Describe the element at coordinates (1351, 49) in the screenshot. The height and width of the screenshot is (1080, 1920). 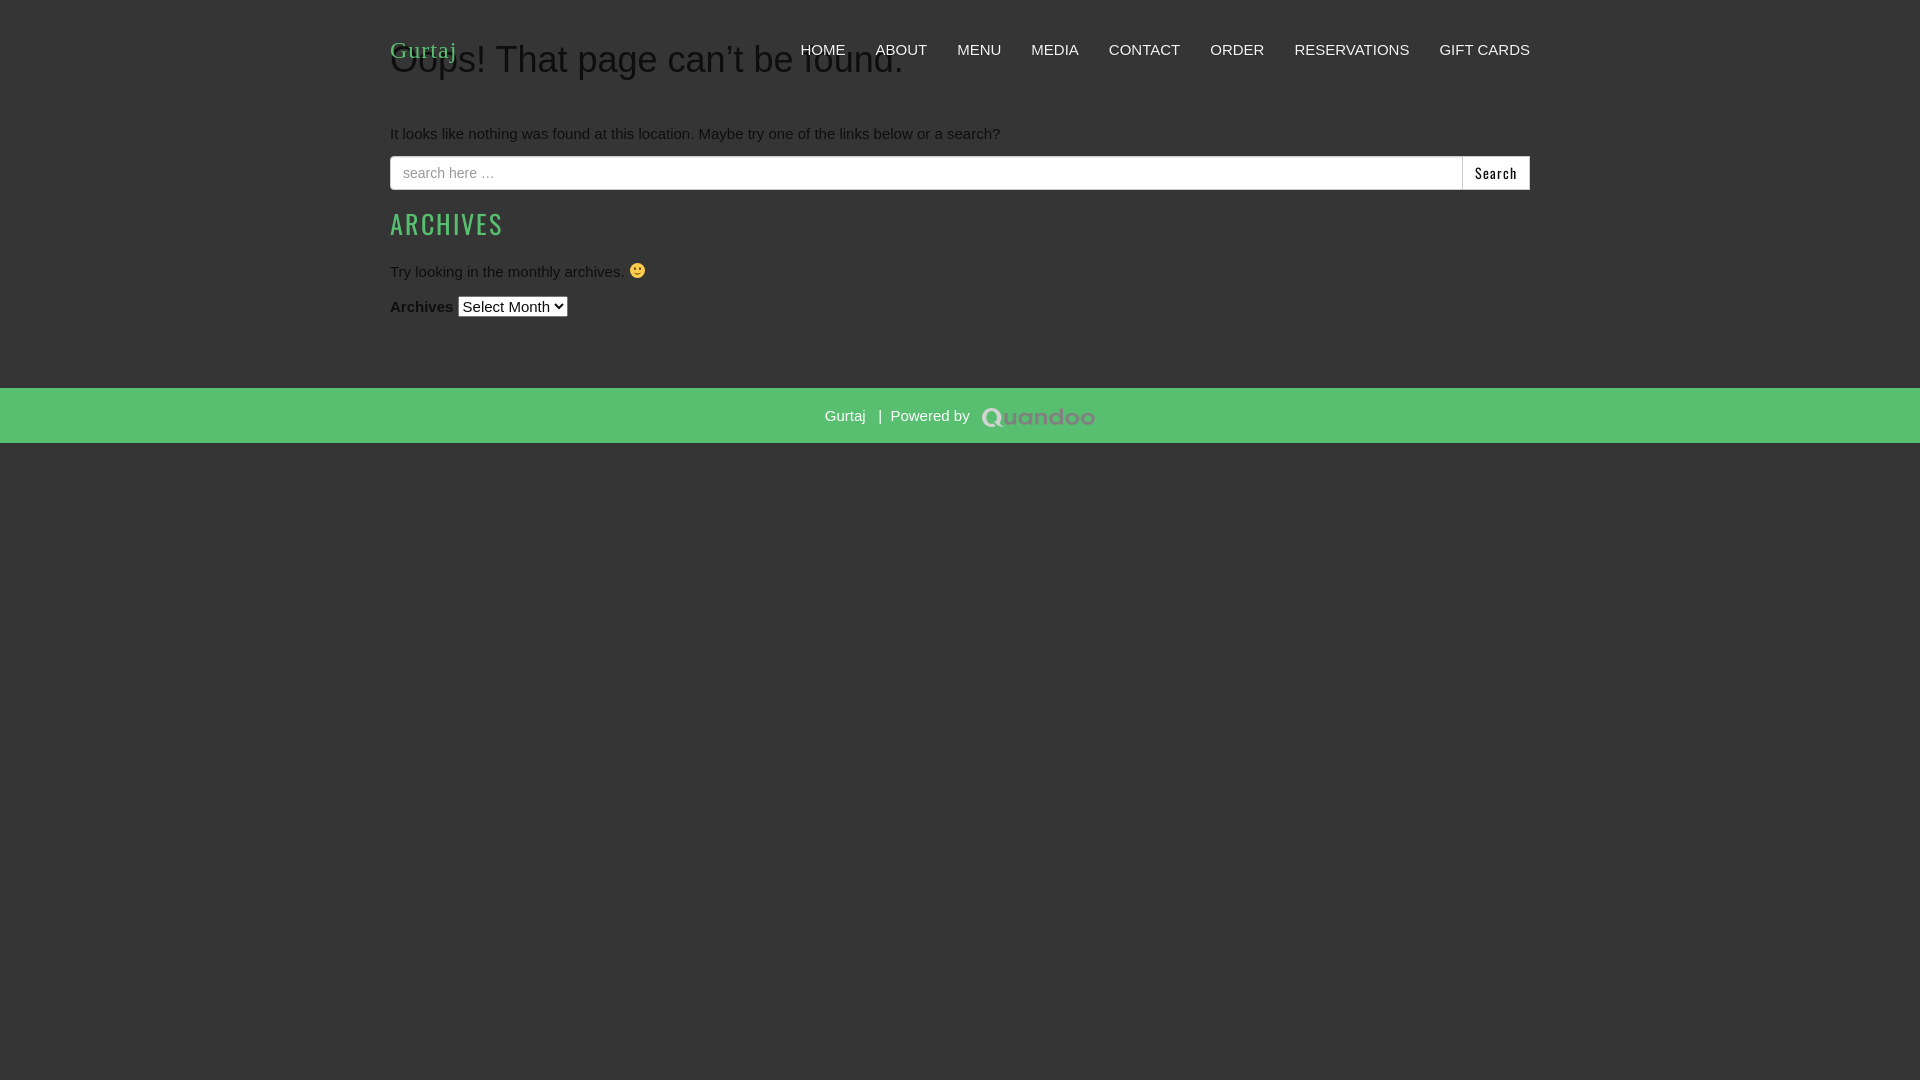
I see `'RESERVATIONS'` at that location.